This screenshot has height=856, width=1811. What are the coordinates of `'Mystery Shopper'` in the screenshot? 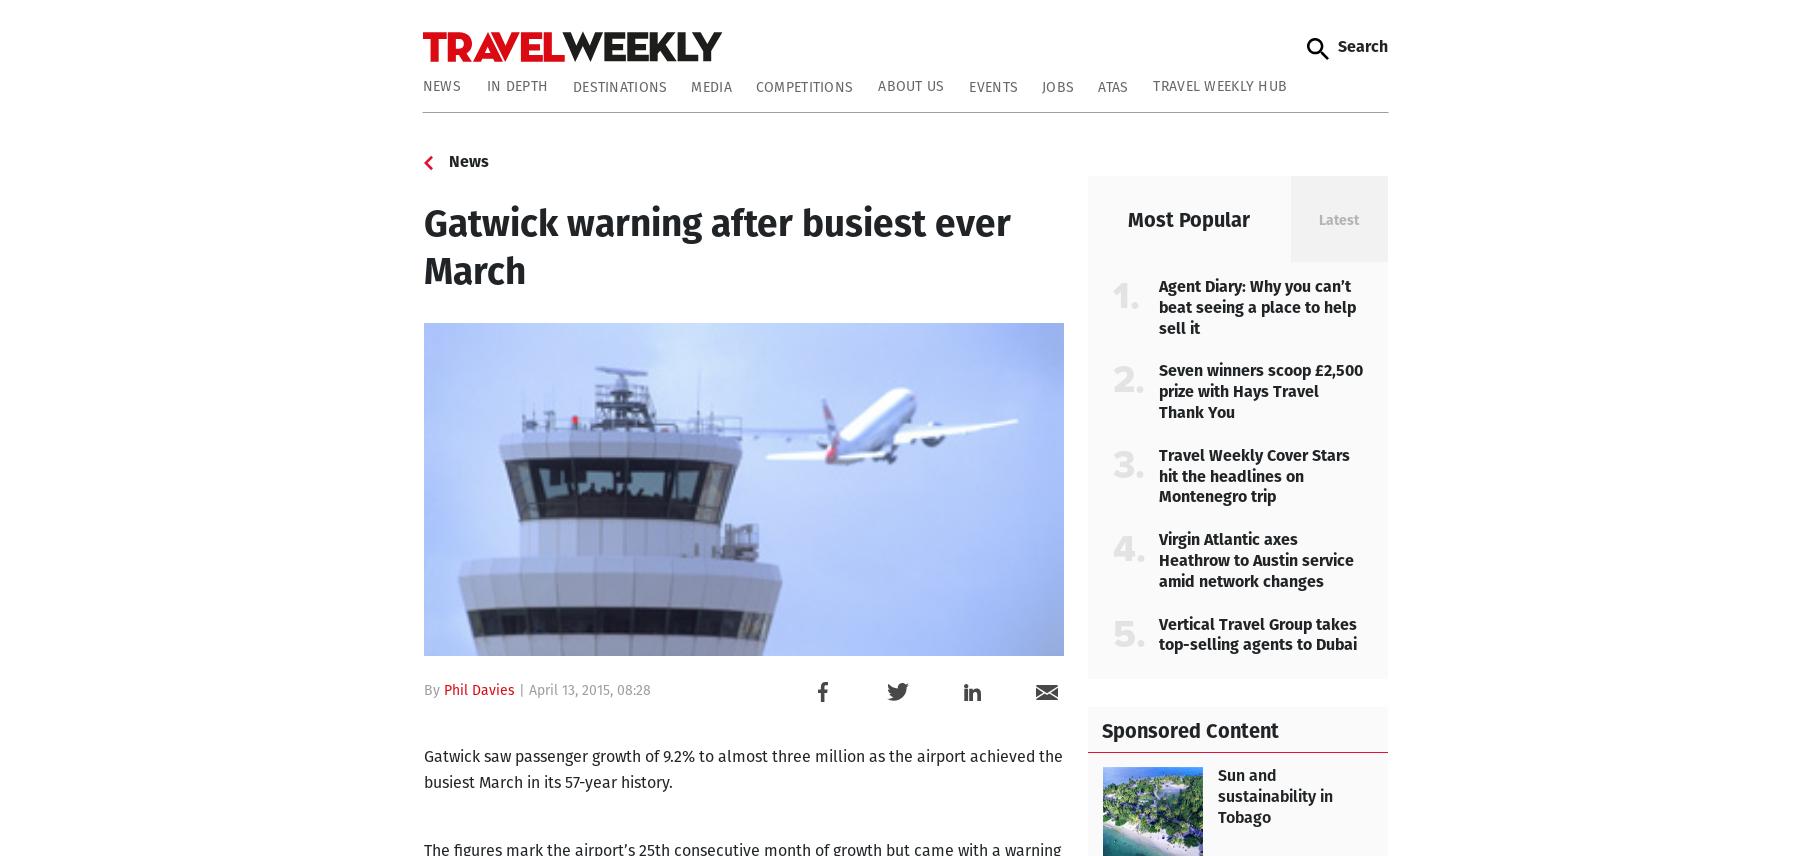 It's located at (436, 275).